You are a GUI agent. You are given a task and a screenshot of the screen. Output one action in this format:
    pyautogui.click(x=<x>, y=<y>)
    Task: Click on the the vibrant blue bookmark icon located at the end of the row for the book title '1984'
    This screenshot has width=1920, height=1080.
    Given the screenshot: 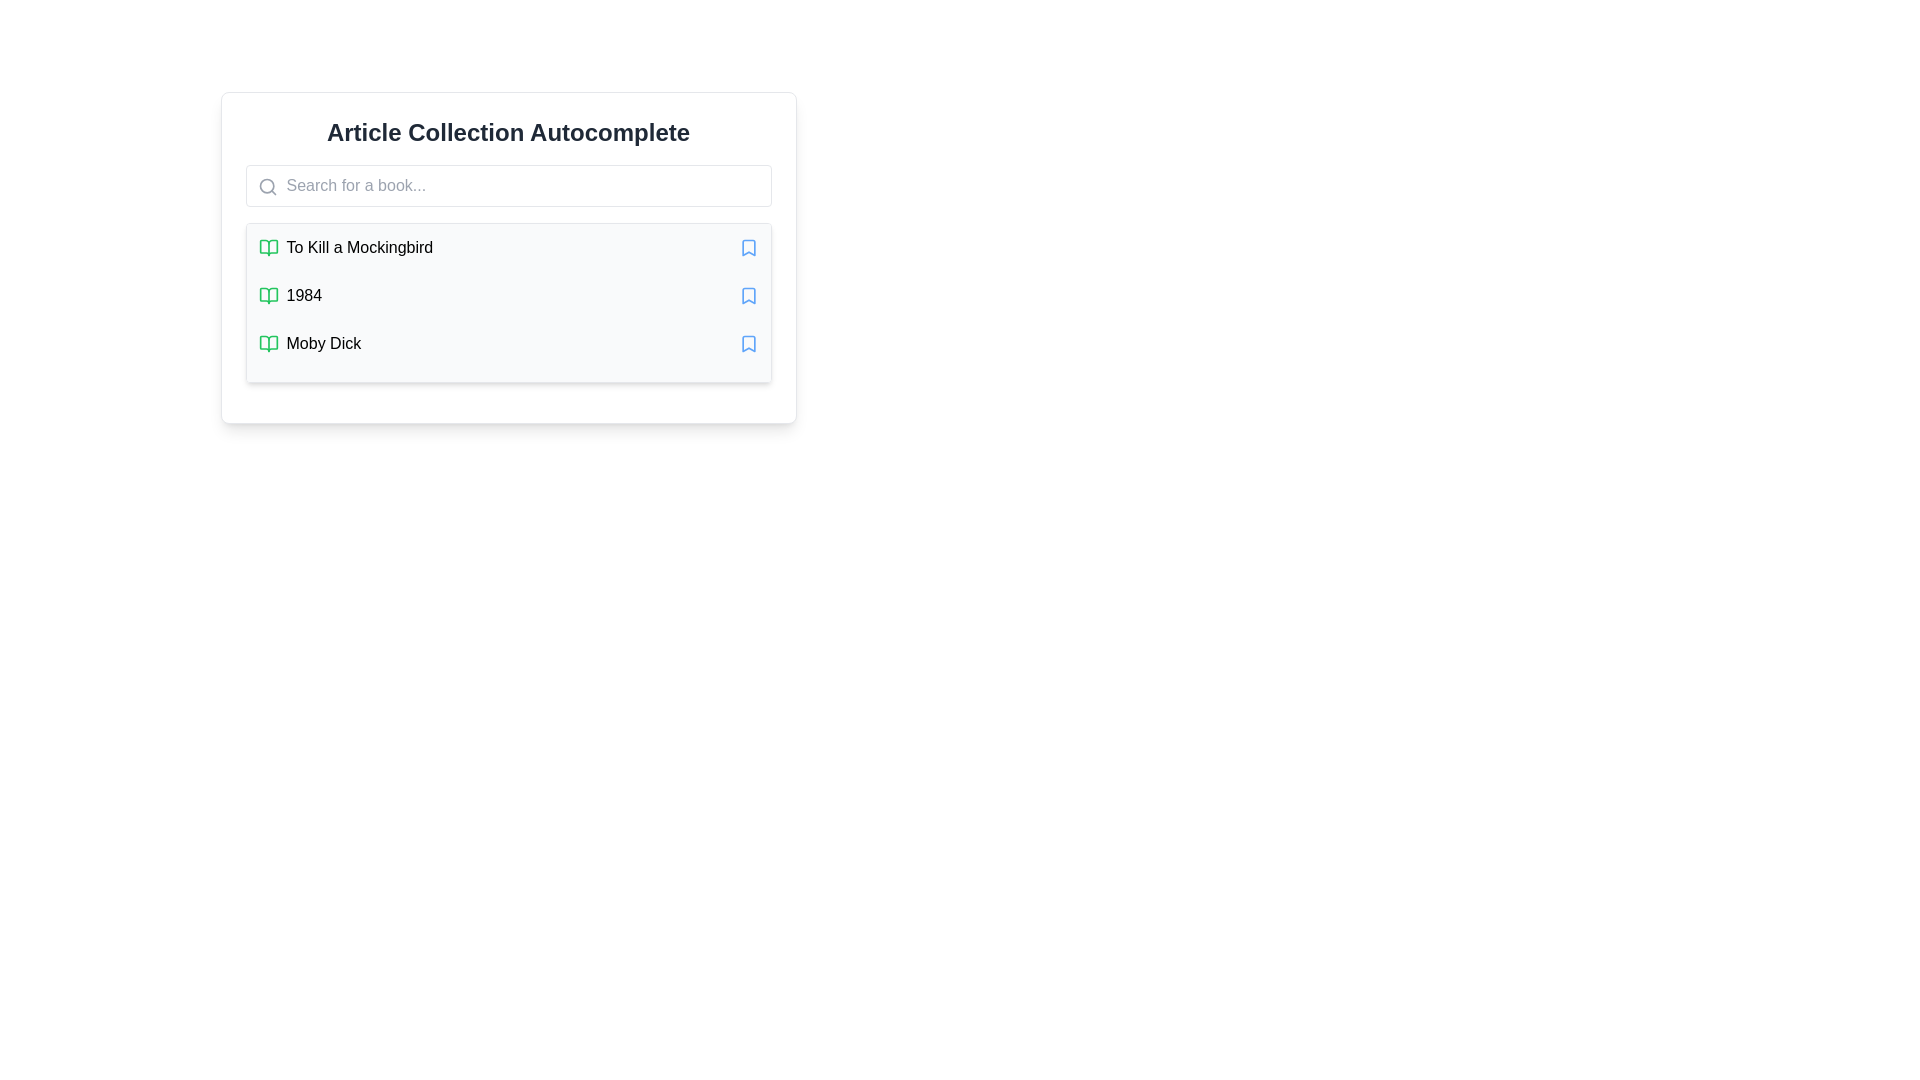 What is the action you would take?
    pyautogui.click(x=747, y=296)
    